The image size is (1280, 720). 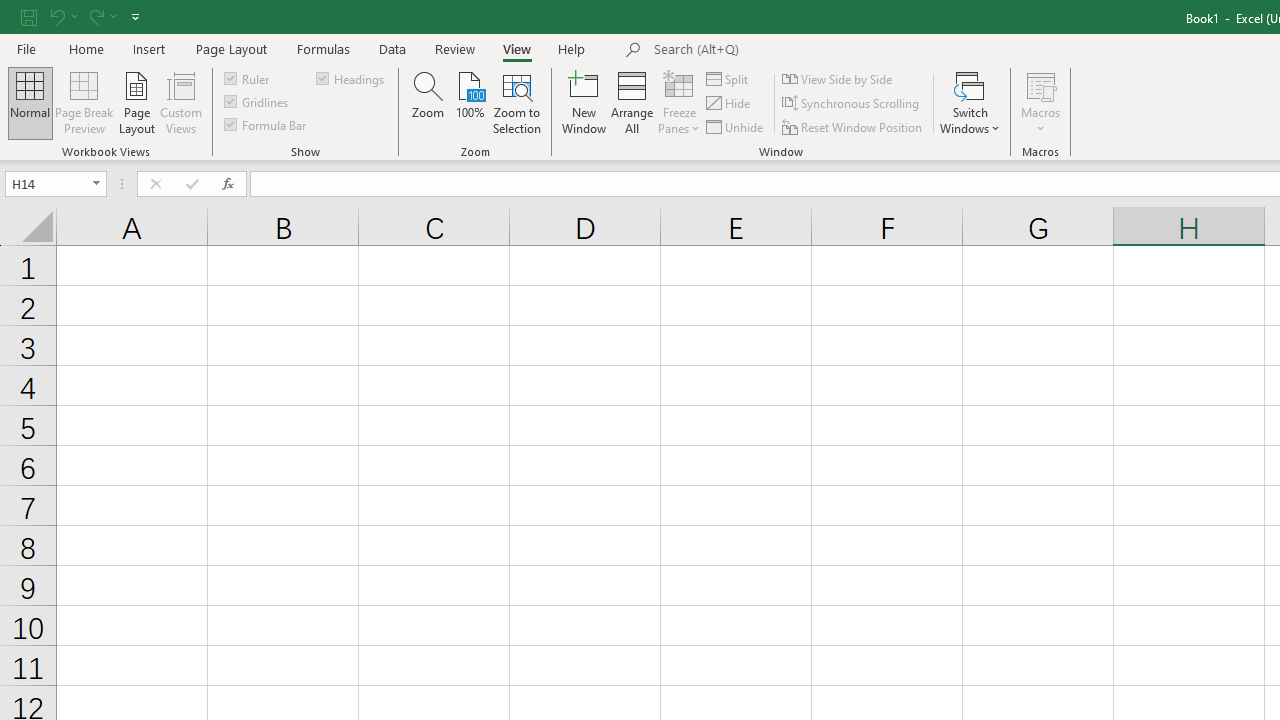 I want to click on 'Synchronous Scrolling', so click(x=852, y=103).